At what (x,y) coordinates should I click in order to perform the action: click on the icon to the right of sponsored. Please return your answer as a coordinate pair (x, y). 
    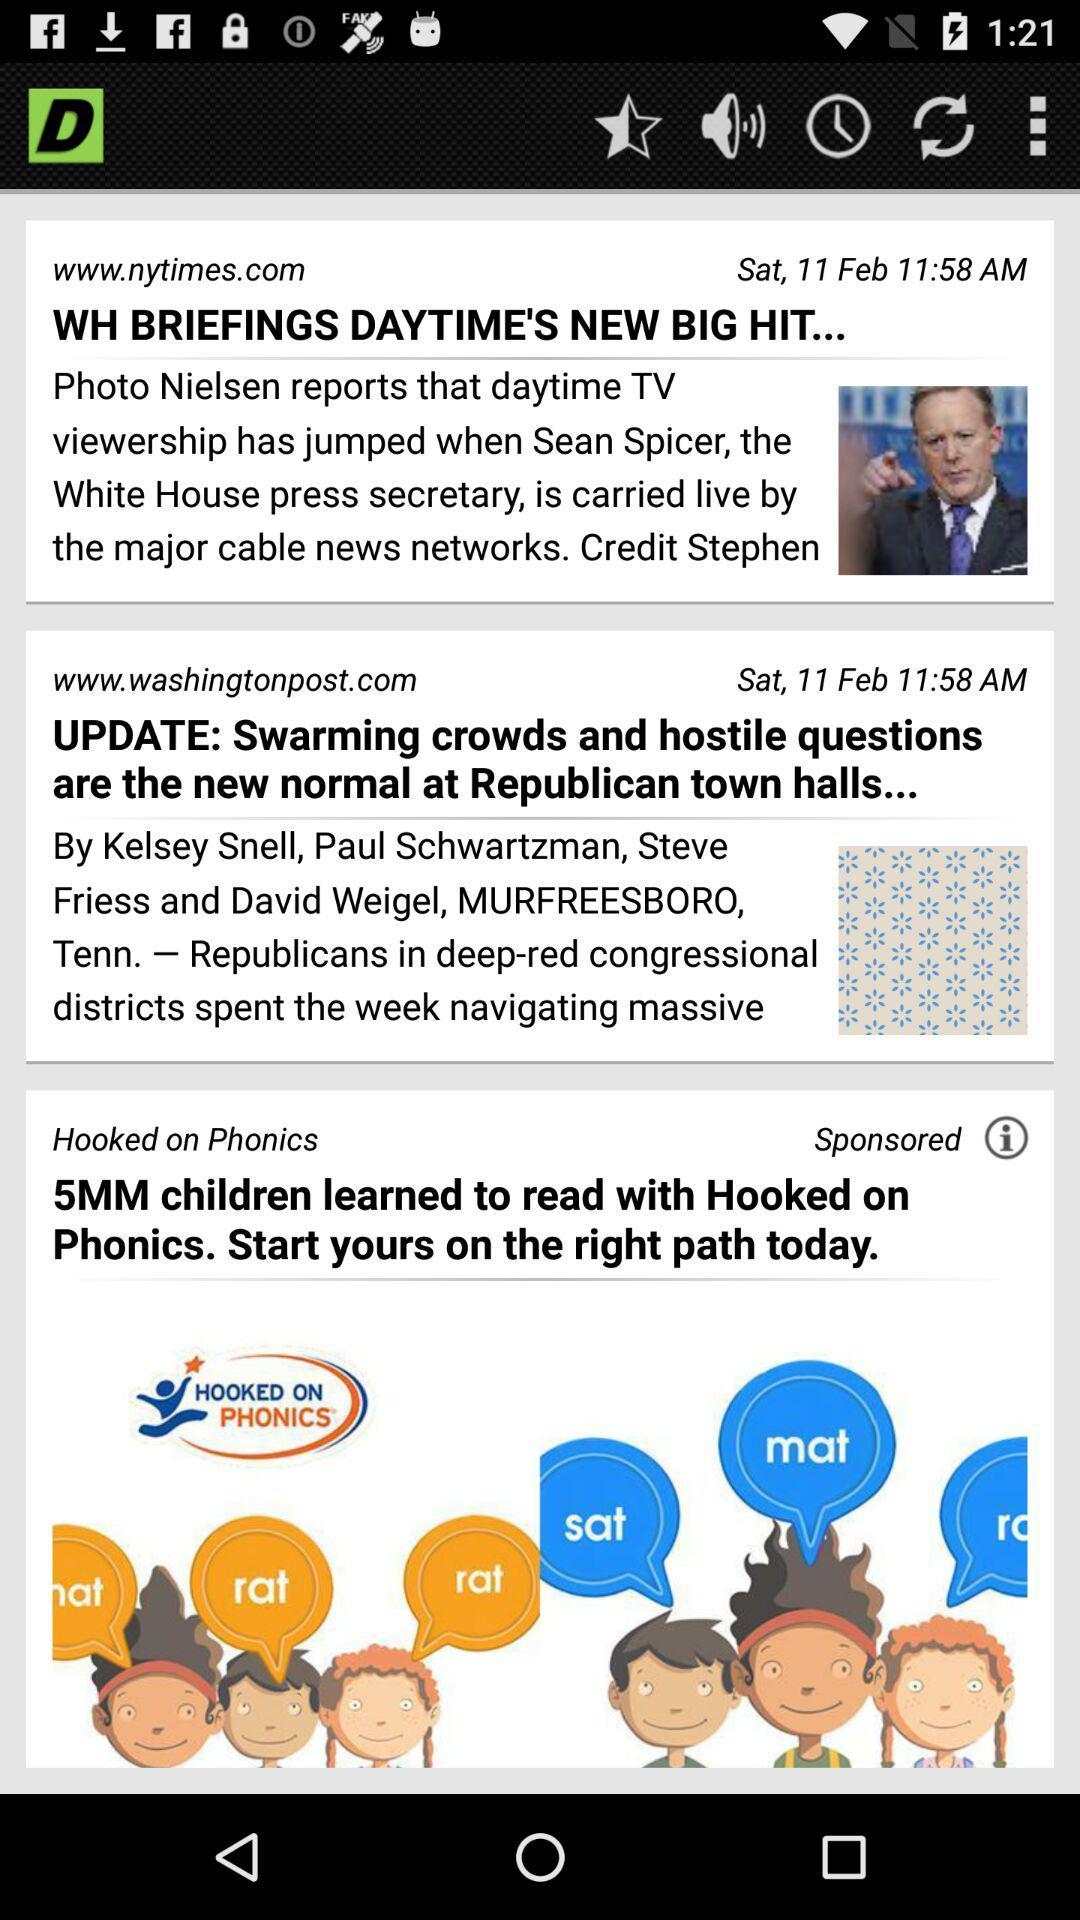
    Looking at the image, I should click on (1006, 1137).